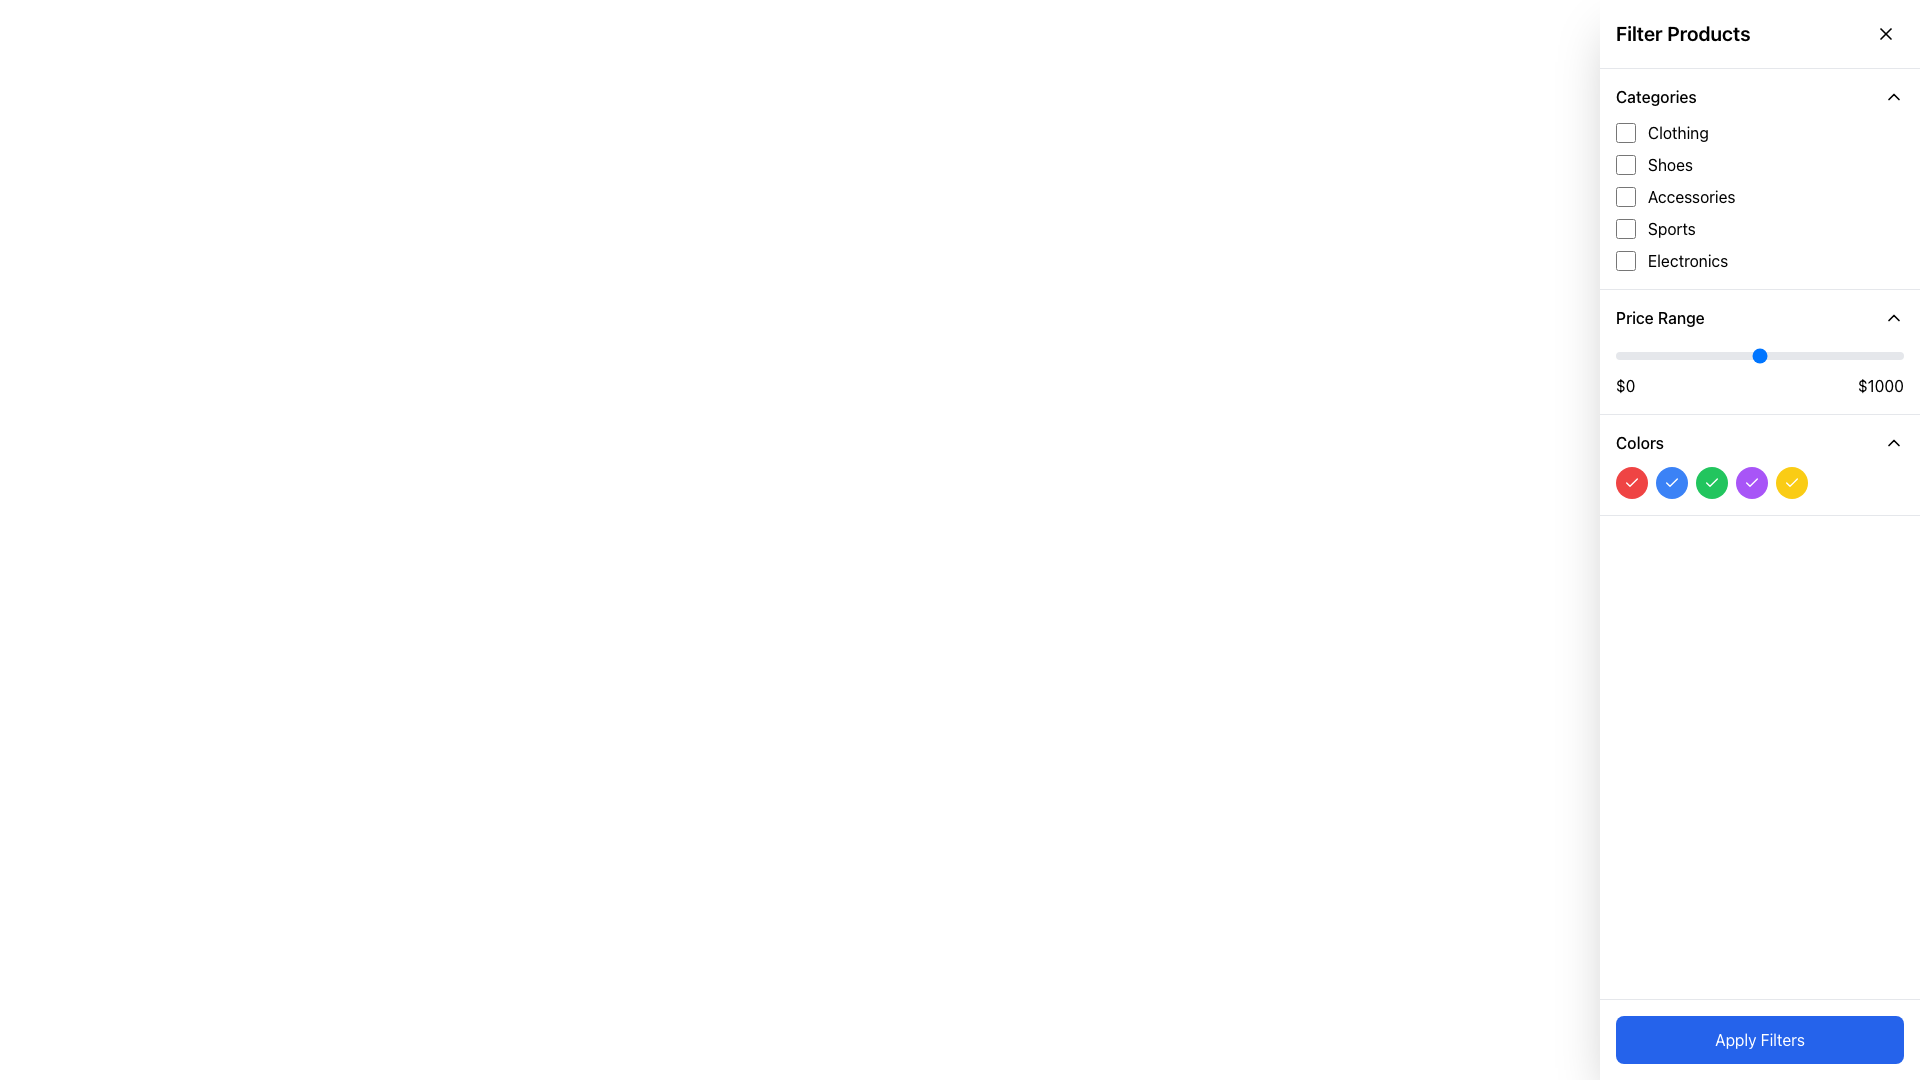 The width and height of the screenshot is (1920, 1080). What do you see at coordinates (1690, 196) in the screenshot?
I see `the text label that reads 'Accessories', which is styled in black and positioned to the right of its corresponding checkbox in the filter panel` at bounding box center [1690, 196].